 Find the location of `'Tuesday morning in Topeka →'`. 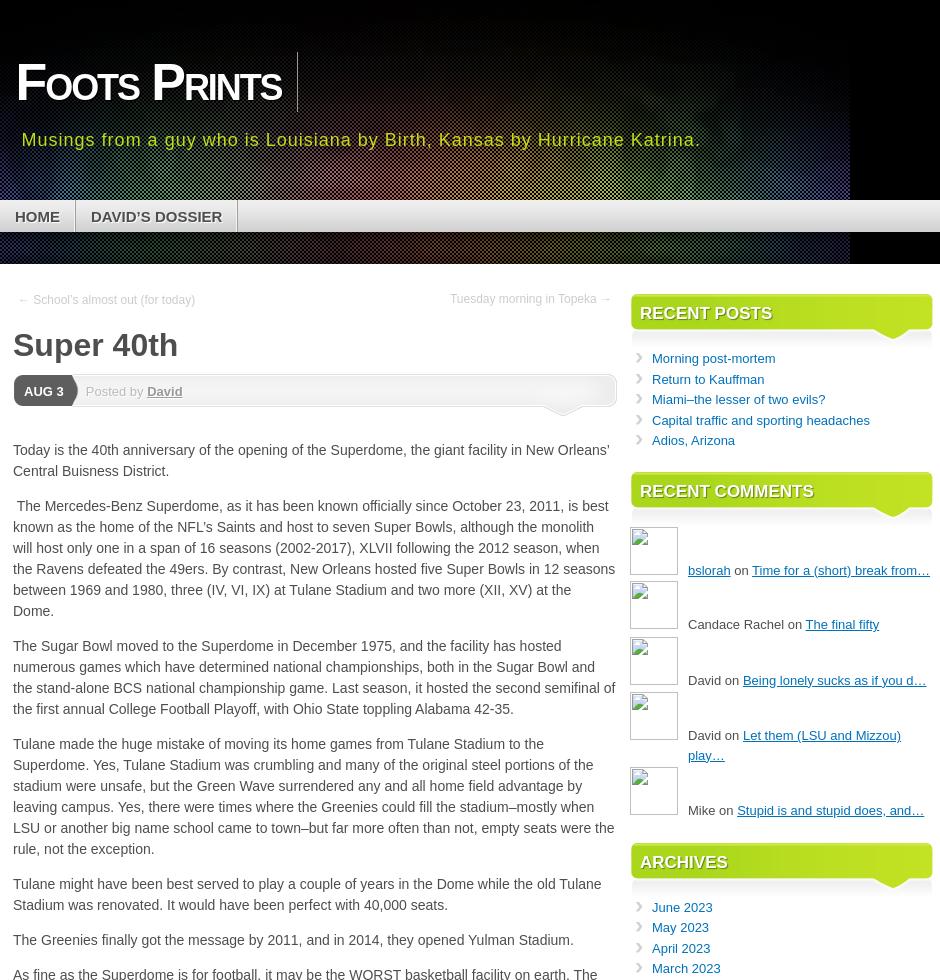

'Tuesday morning in Topeka →' is located at coordinates (529, 298).